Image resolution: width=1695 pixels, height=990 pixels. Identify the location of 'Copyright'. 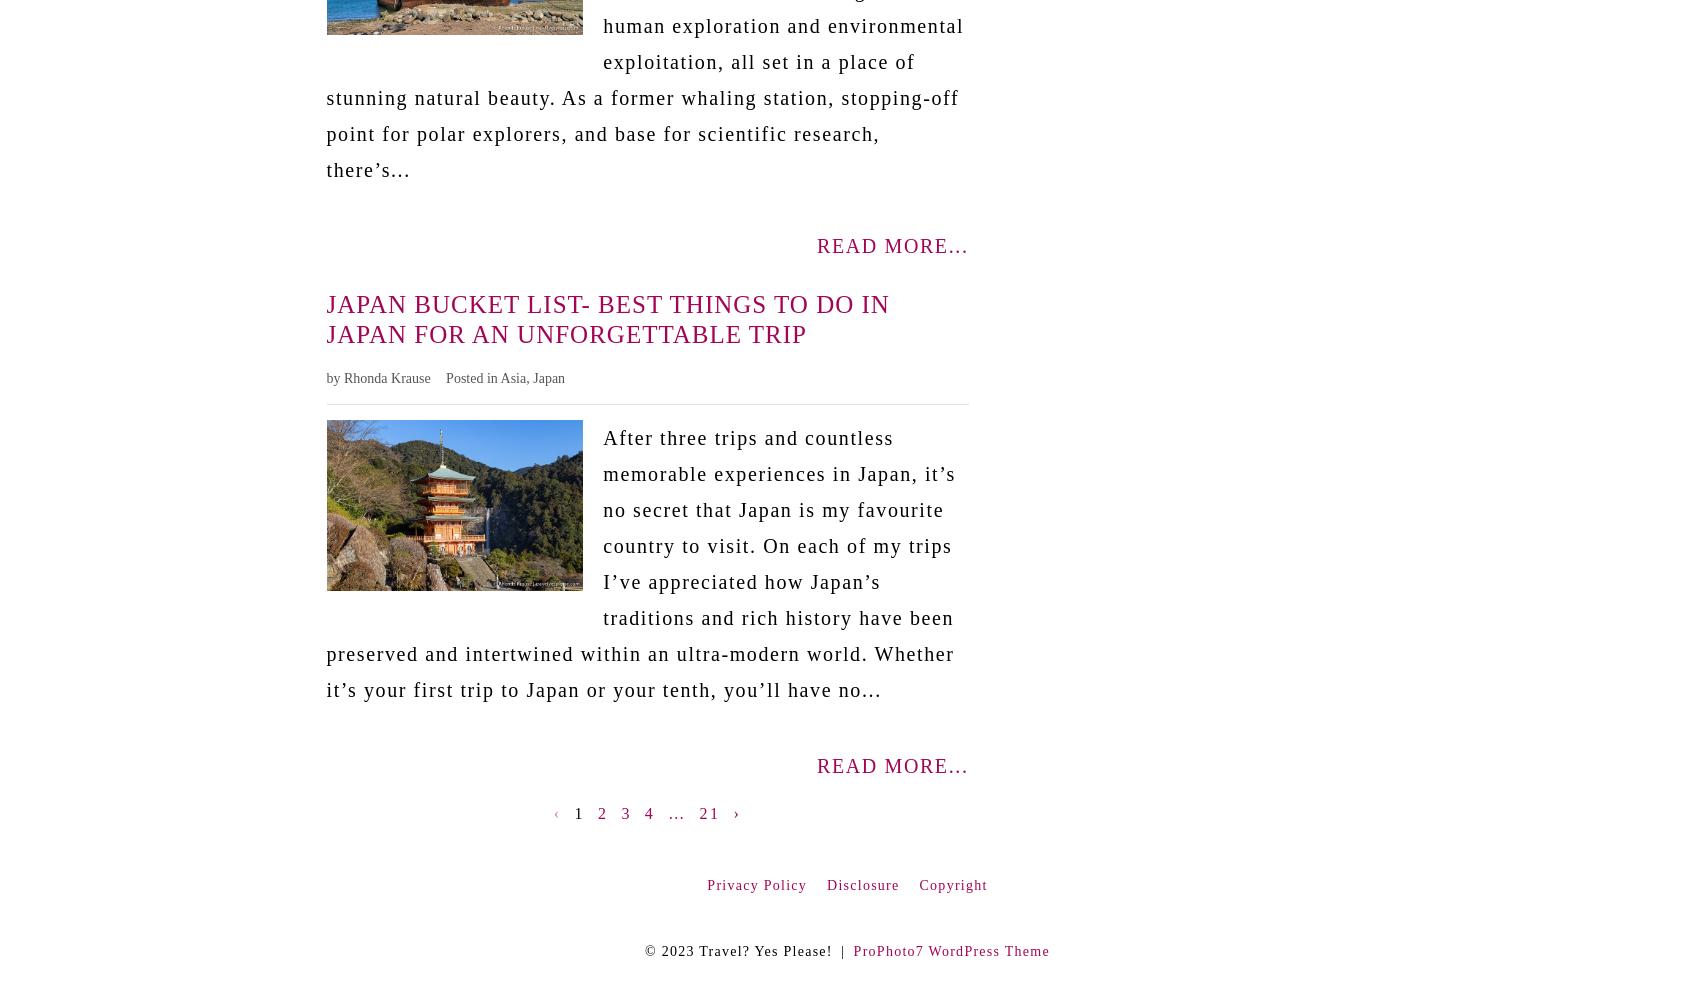
(952, 885).